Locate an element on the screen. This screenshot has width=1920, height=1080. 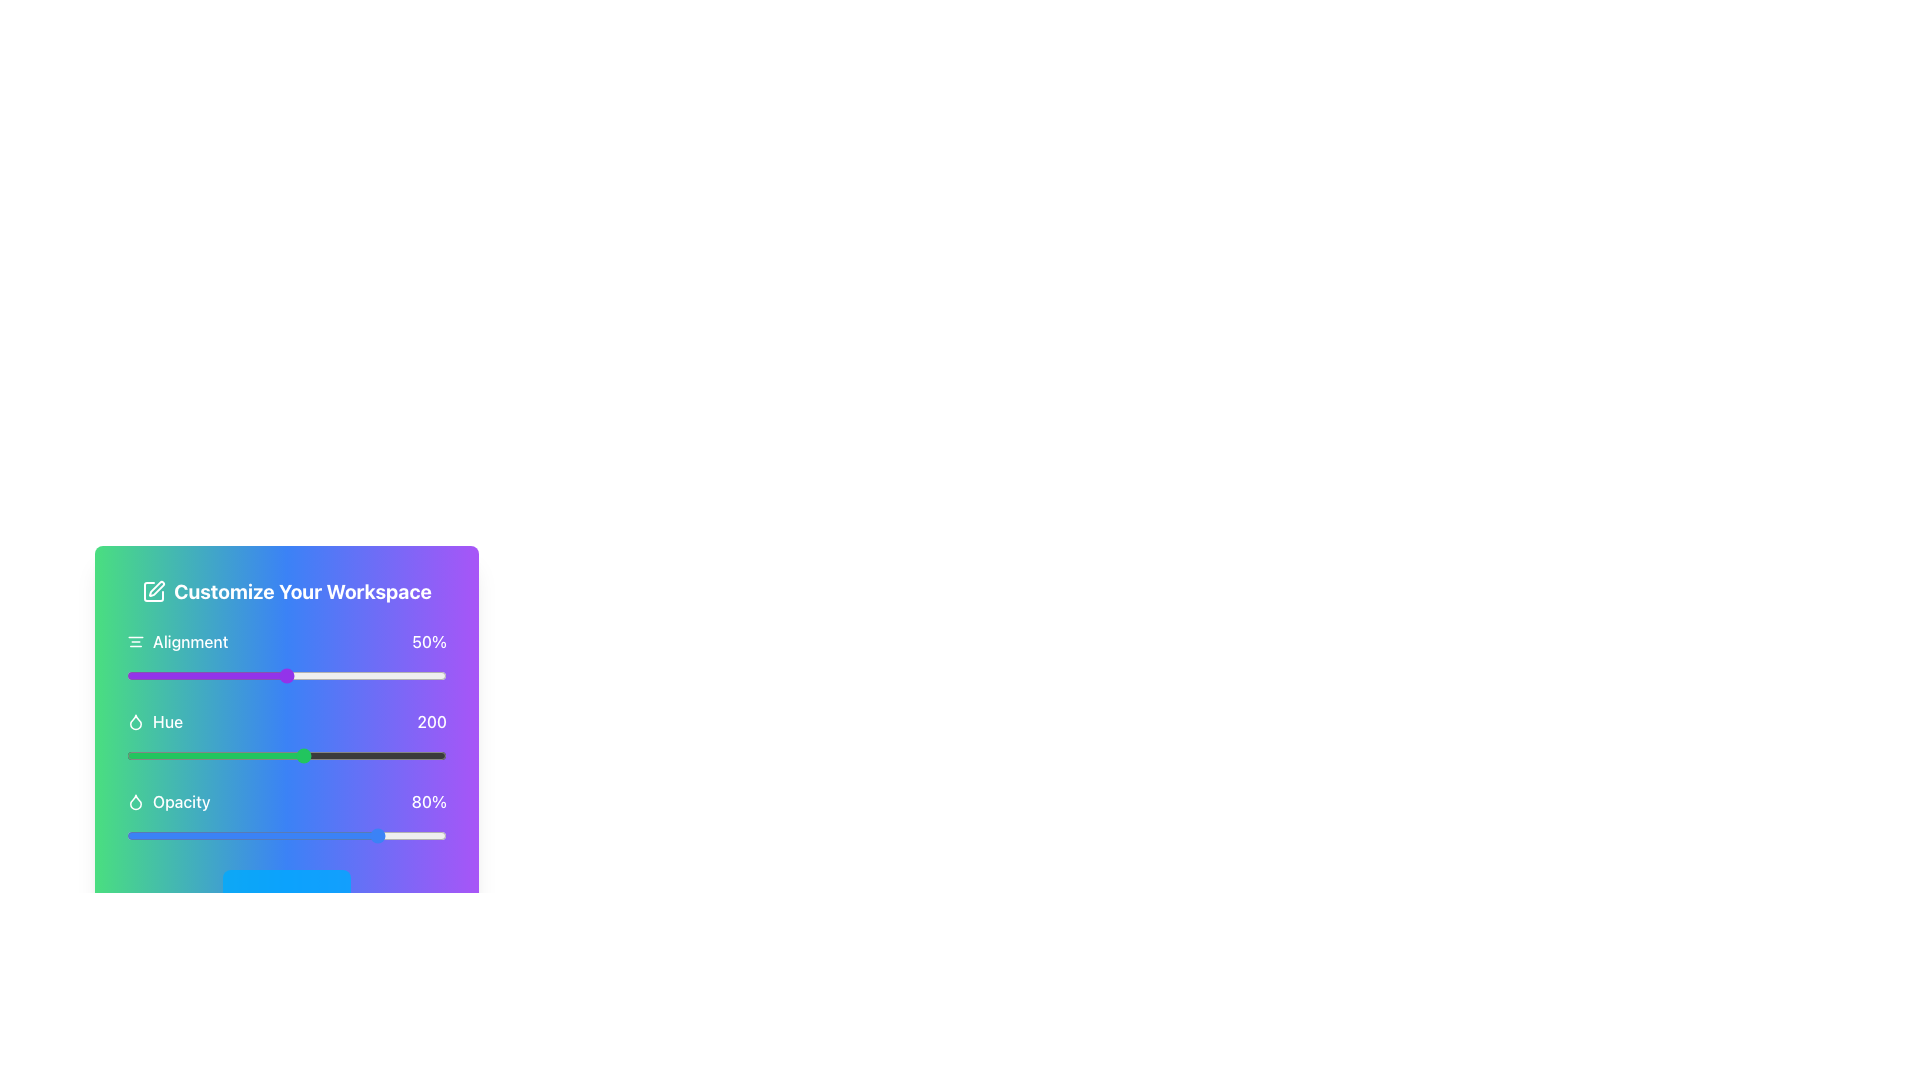
the pencil icon within the square outline, which is located to the left of the title 'Customize Your Workspace' is located at coordinates (153, 590).